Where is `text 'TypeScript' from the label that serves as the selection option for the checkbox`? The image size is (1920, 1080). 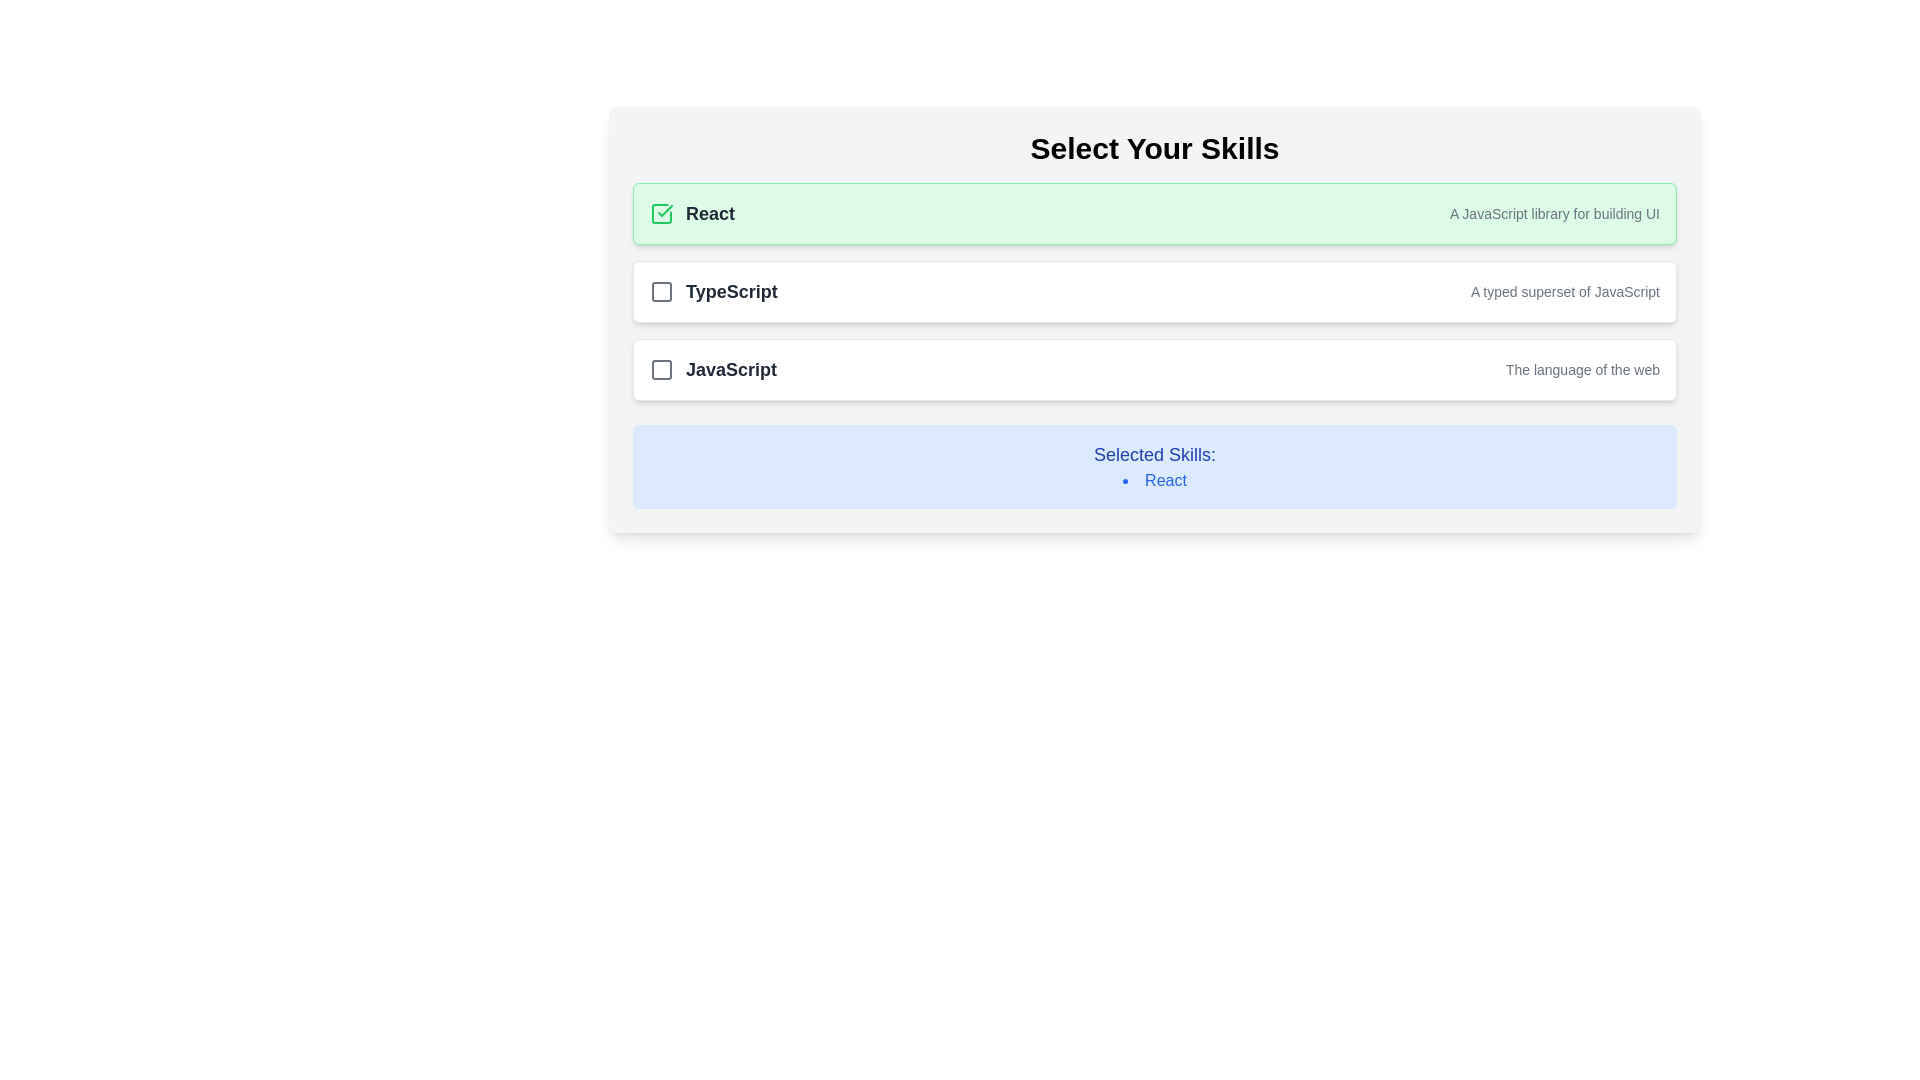 text 'TypeScript' from the label that serves as the selection option for the checkbox is located at coordinates (713, 292).